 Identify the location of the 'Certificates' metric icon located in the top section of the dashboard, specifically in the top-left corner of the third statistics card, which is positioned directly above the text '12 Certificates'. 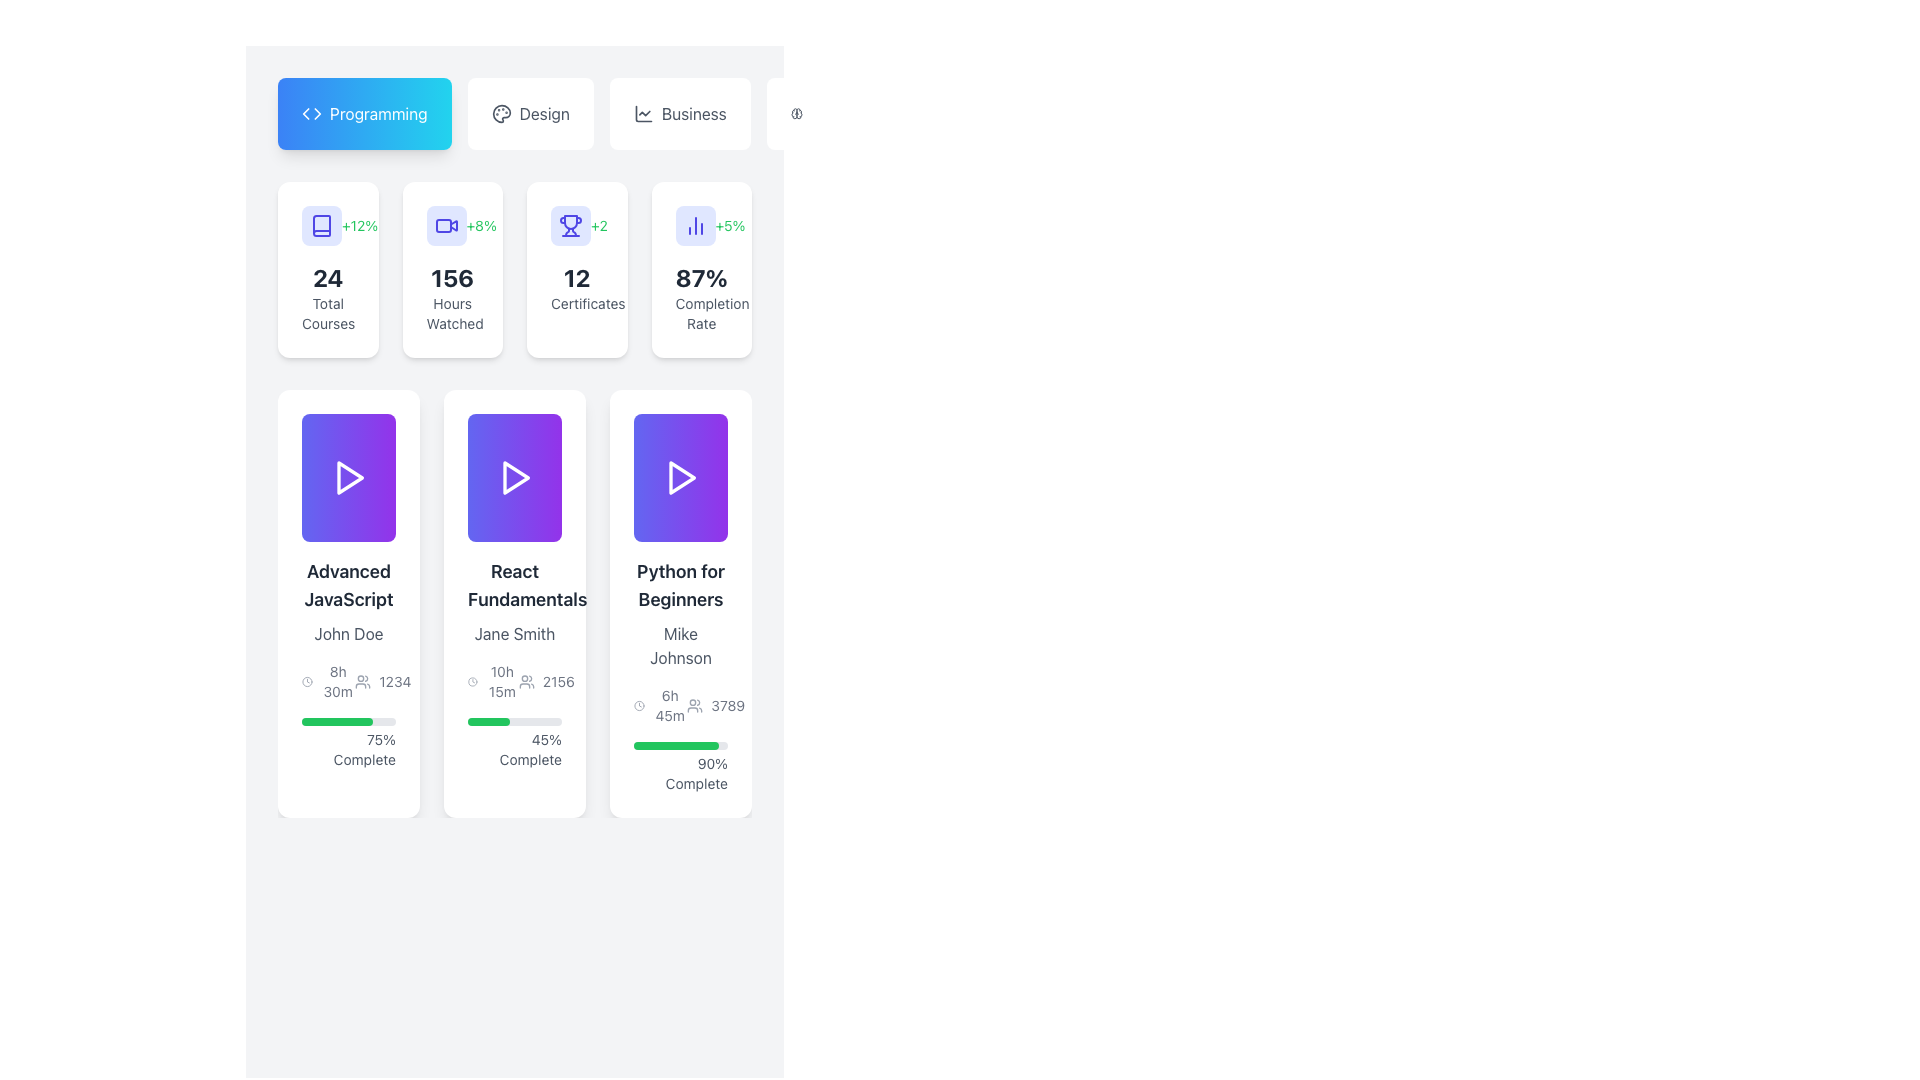
(570, 225).